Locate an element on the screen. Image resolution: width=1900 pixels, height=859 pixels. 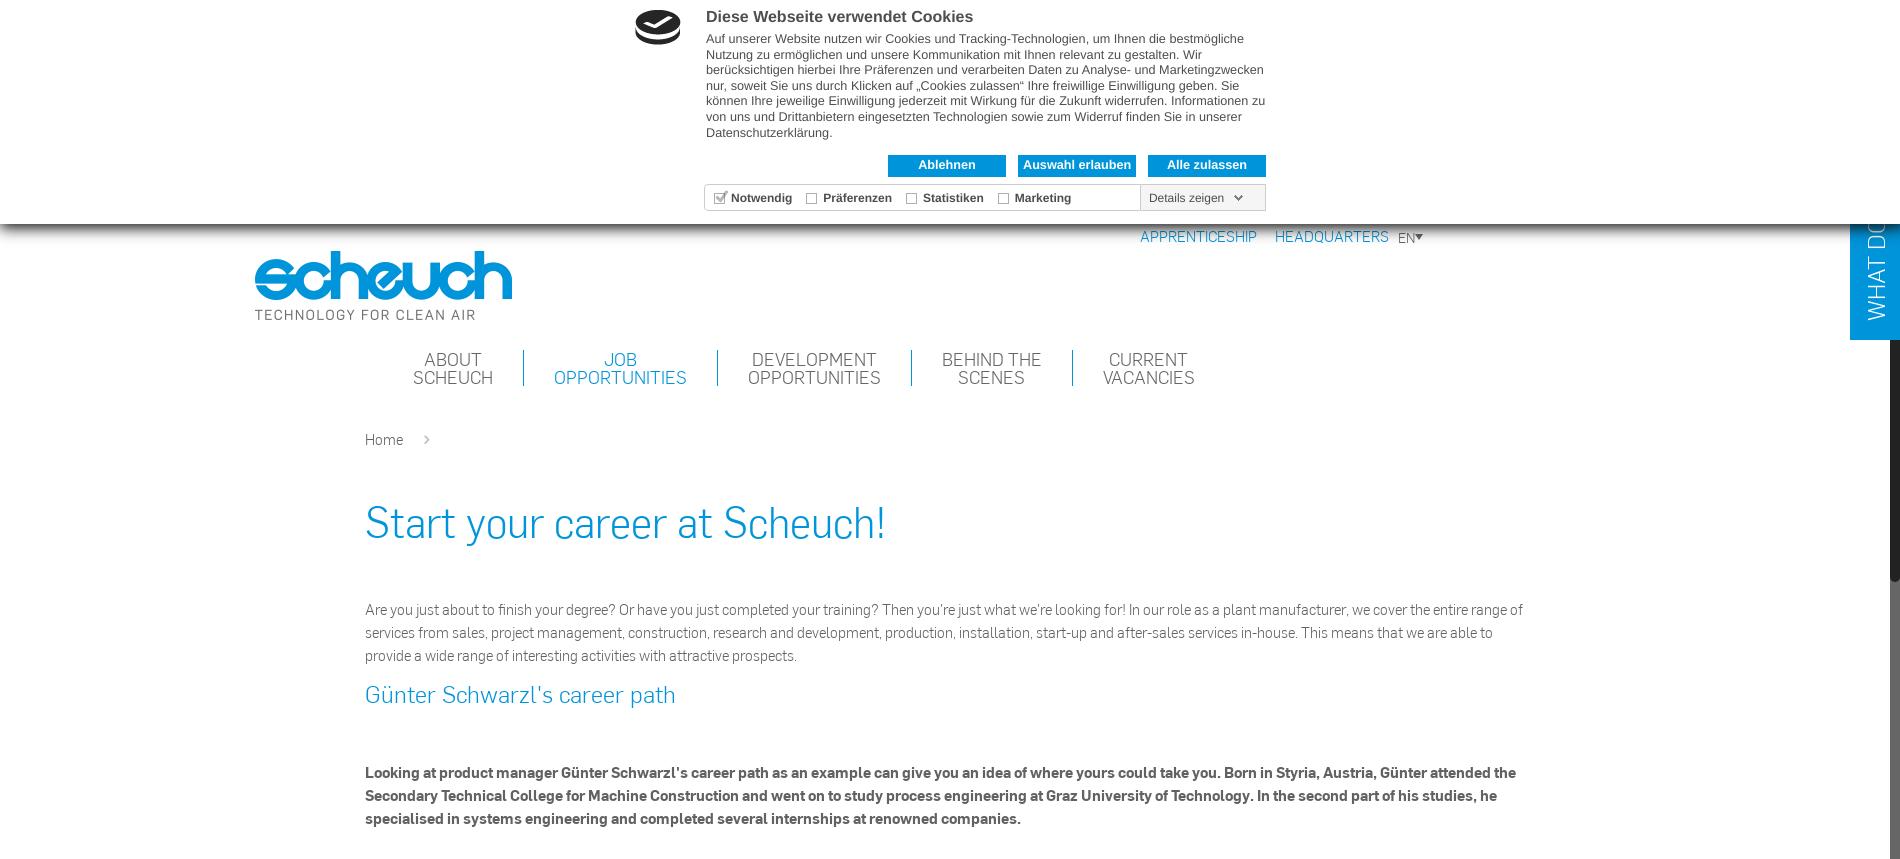
'Auf unserer Website nutzen wir Cookies und Tracking-Technologien, um Ihnen die bestmögliche Nutzung zu ermöglichen und unsere Kommunikation mit Ihnen relevant zu gestalten. Wir berücksichtigen hierbei Ihre Präferenzen und verarbeiten Daten zu Analyse- und Marketingzwecken nur, soweit Sie uns durch Klicken auf „Cookies zulassen“ Ihre freiwillige Einwilligung geben. Sie können Ihre jeweilige Einwilligung jederzeit mit Wirkung für die Zukunft widerrufen. Informationen zu von uns und Drittanbietern eingesetzten Technologien sowie zum Widerruf finden Sie in unserer' is located at coordinates (706, 76).